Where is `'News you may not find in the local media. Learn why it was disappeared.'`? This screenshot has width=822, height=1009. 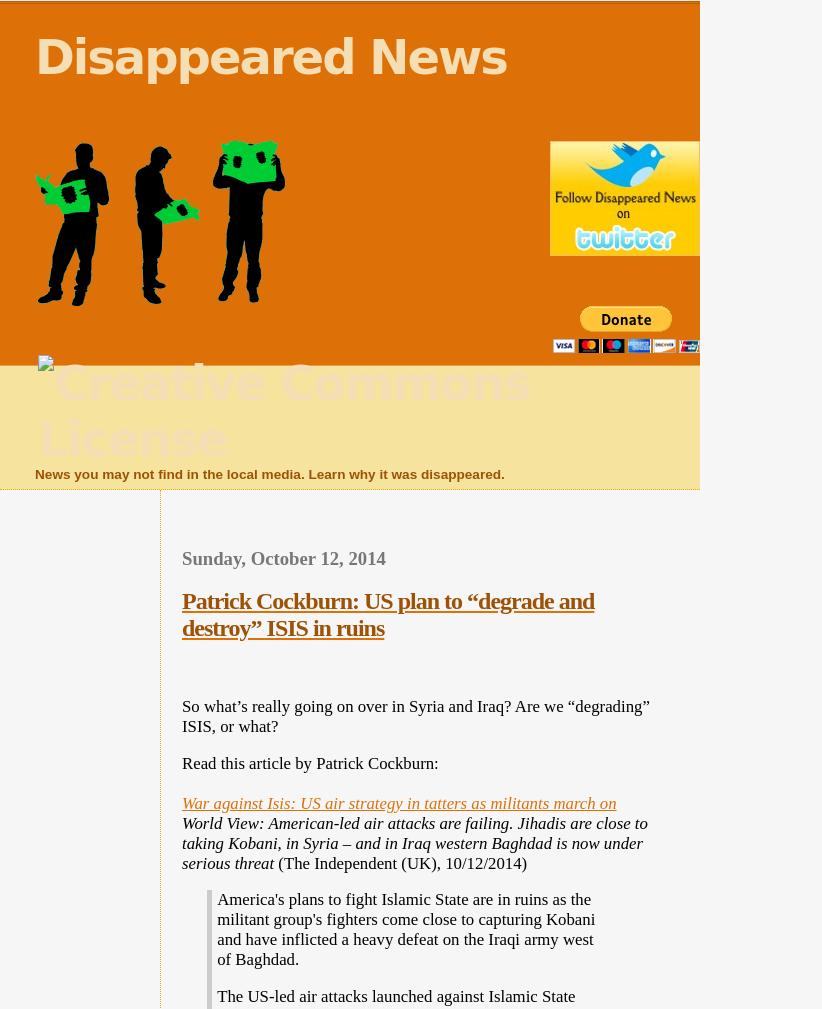 'News you may not find in the local media. Learn why it was disappeared.' is located at coordinates (268, 473).